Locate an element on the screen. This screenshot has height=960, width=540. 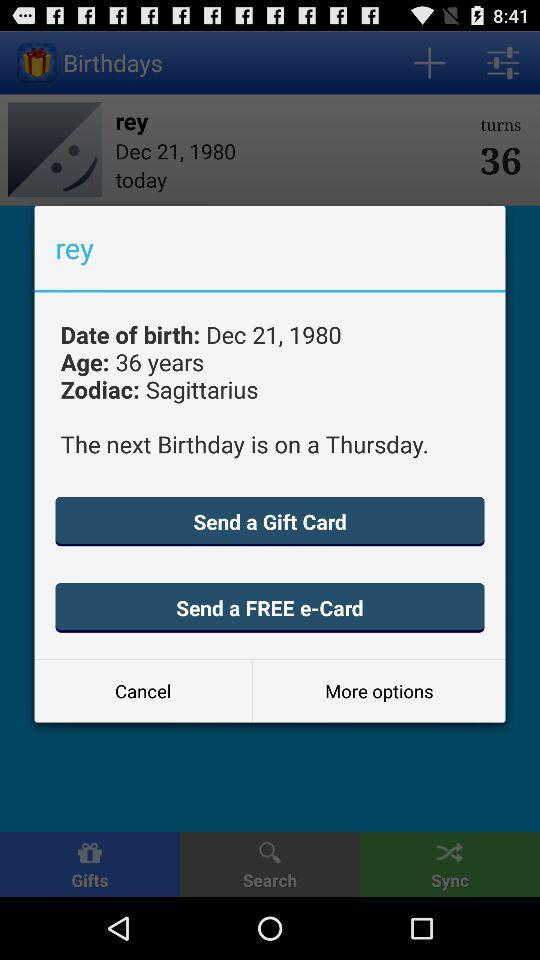
more options icon is located at coordinates (379, 691).